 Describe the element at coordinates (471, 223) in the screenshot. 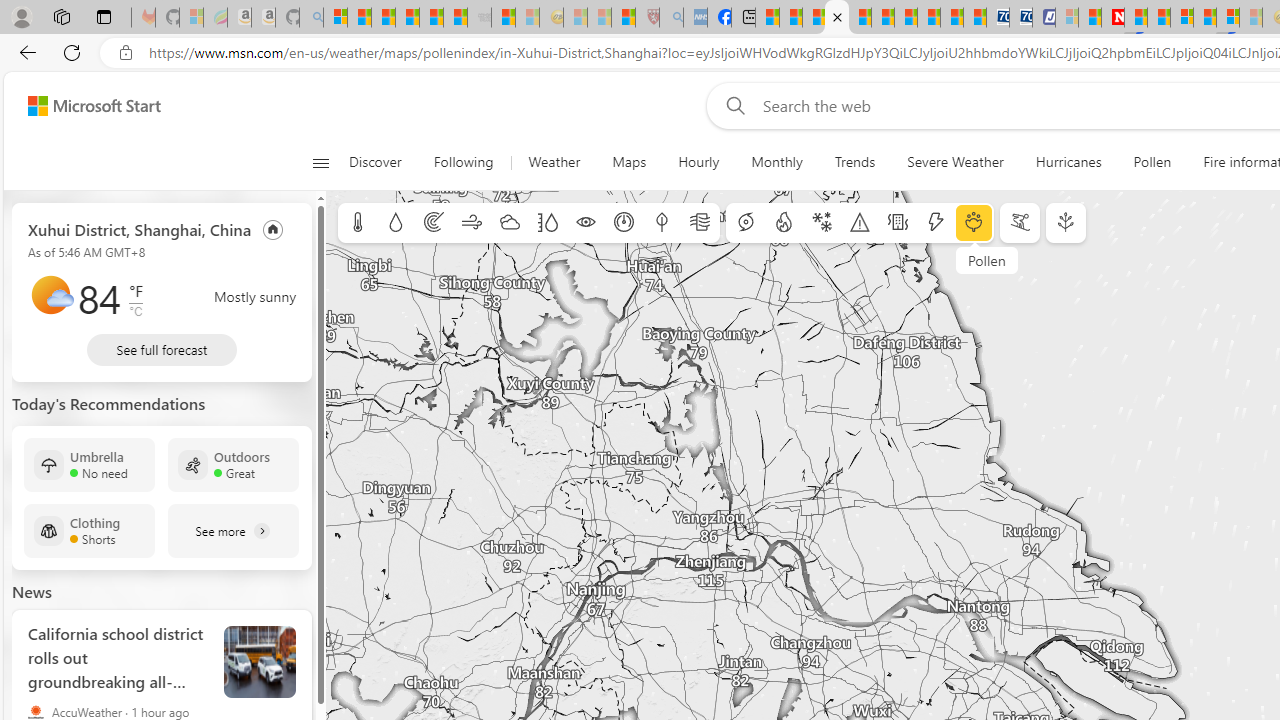

I see `'Wind'` at that location.